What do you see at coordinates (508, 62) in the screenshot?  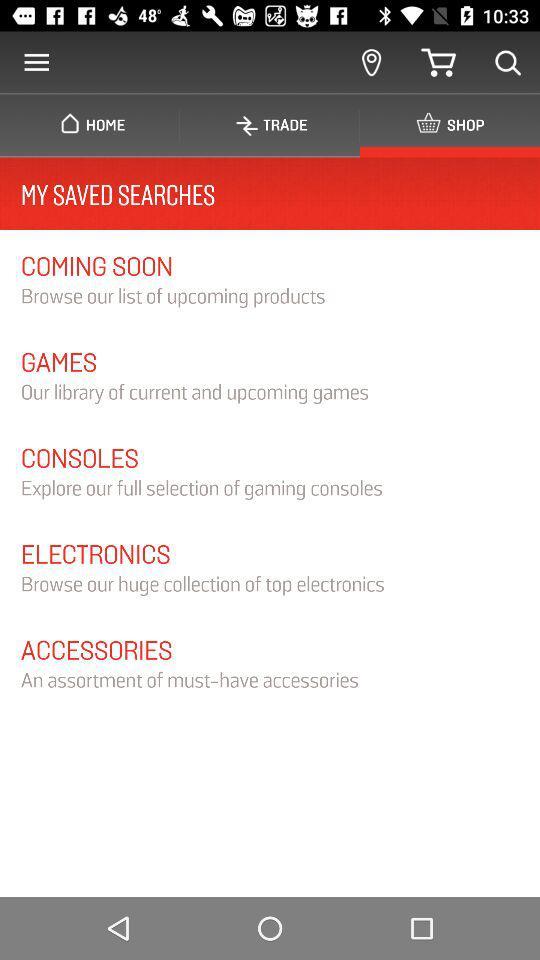 I see `the icon above the shop` at bounding box center [508, 62].